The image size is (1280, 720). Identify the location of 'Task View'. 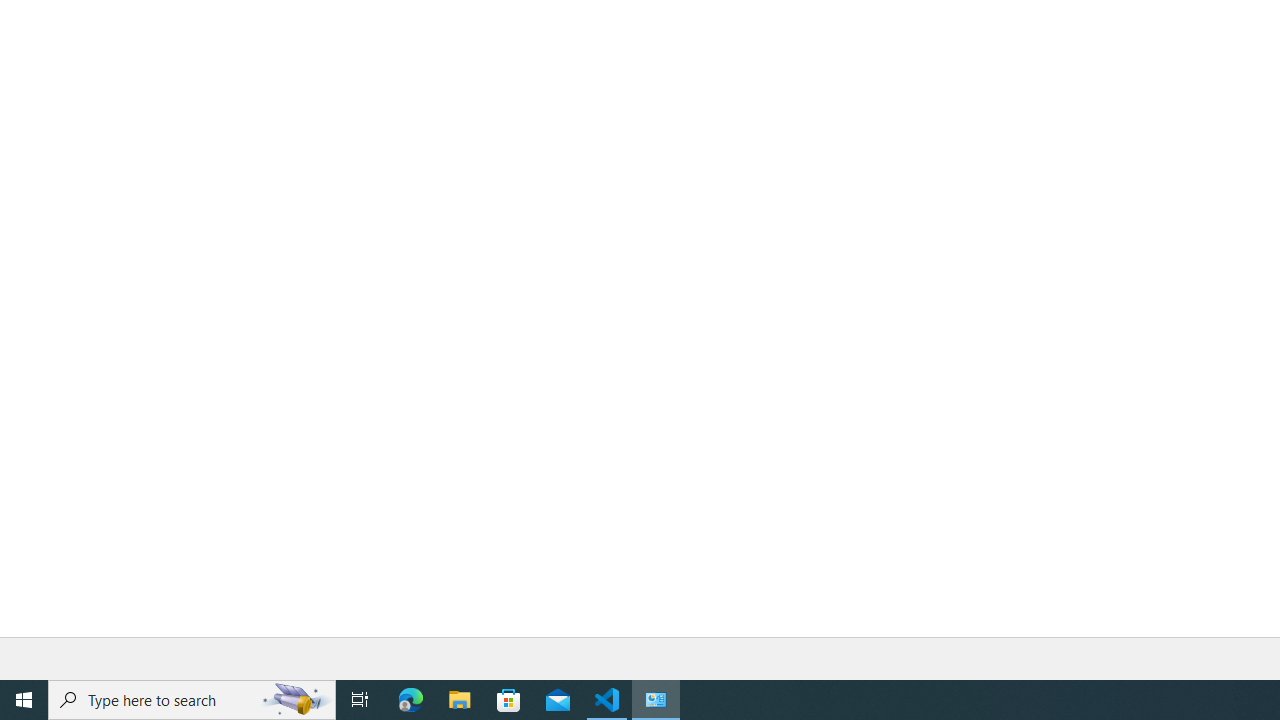
(359, 698).